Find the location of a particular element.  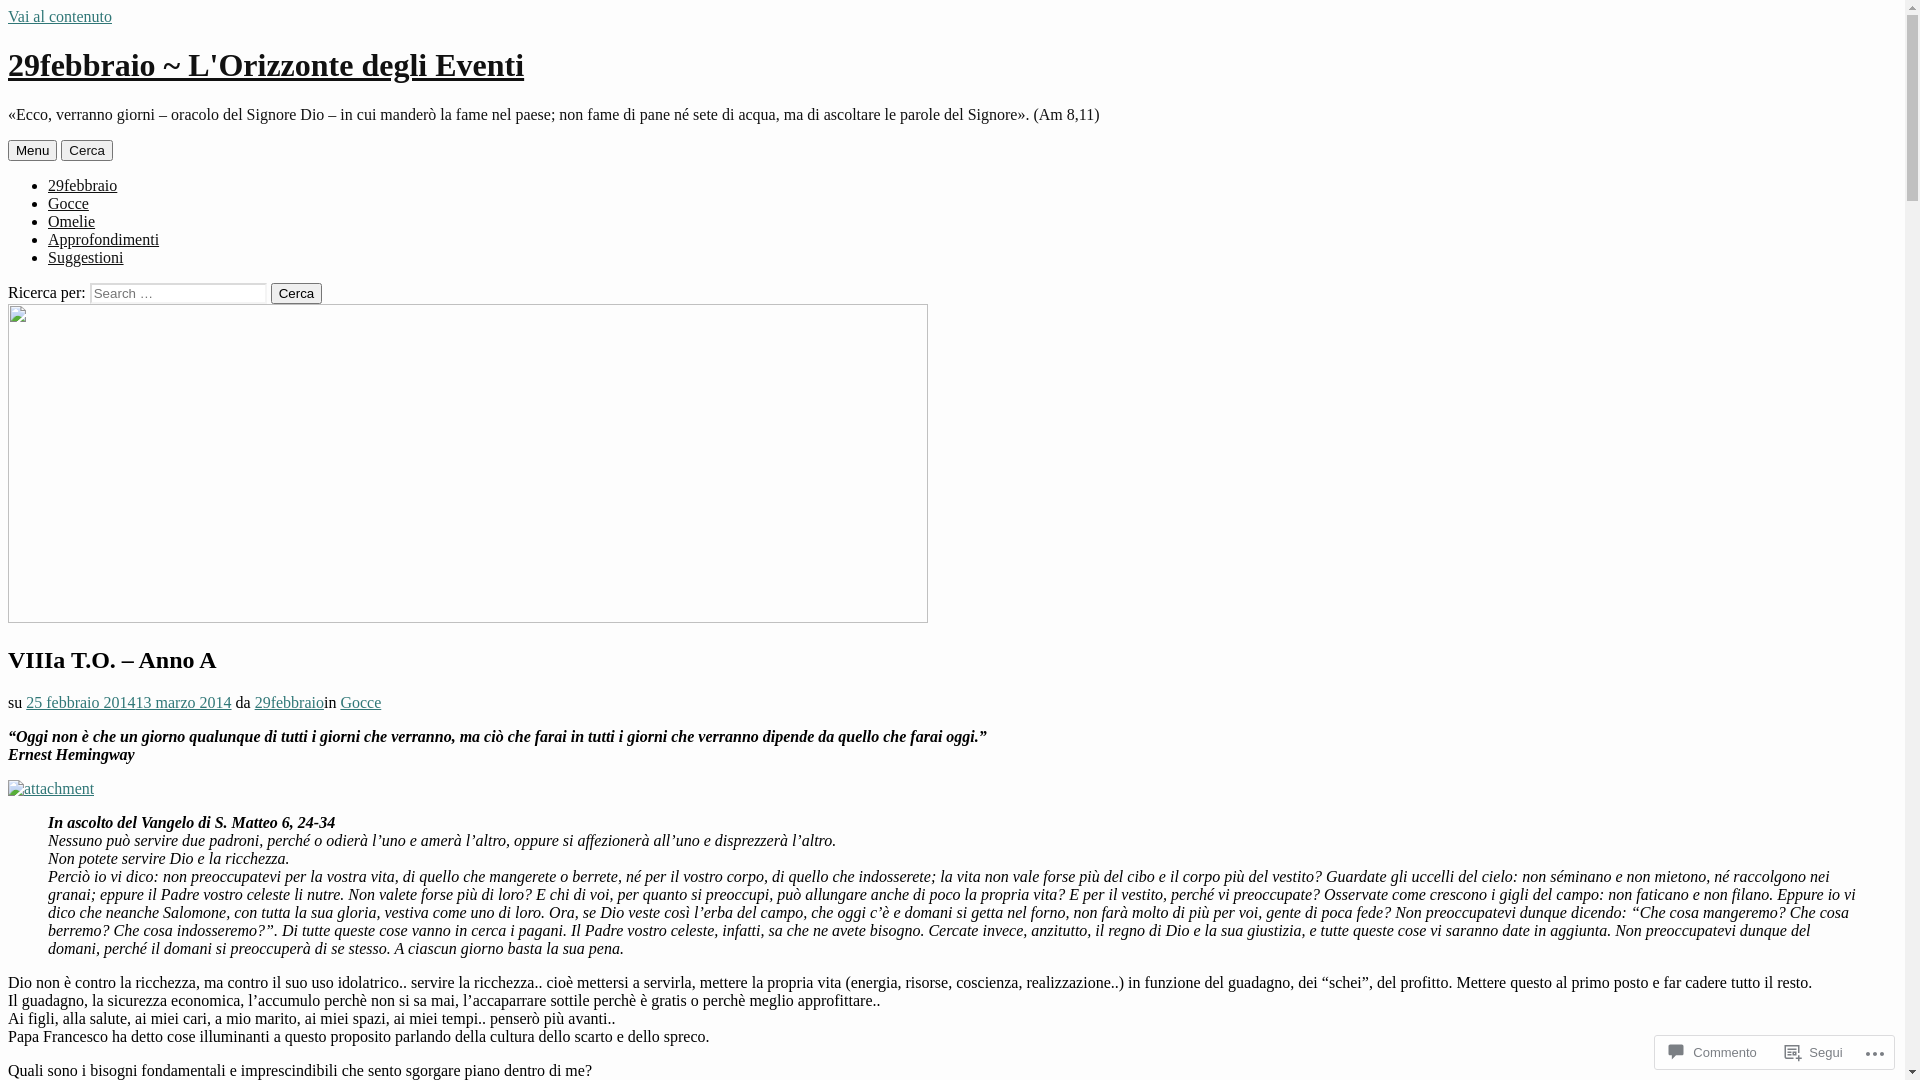

'Omelie' is located at coordinates (71, 221).